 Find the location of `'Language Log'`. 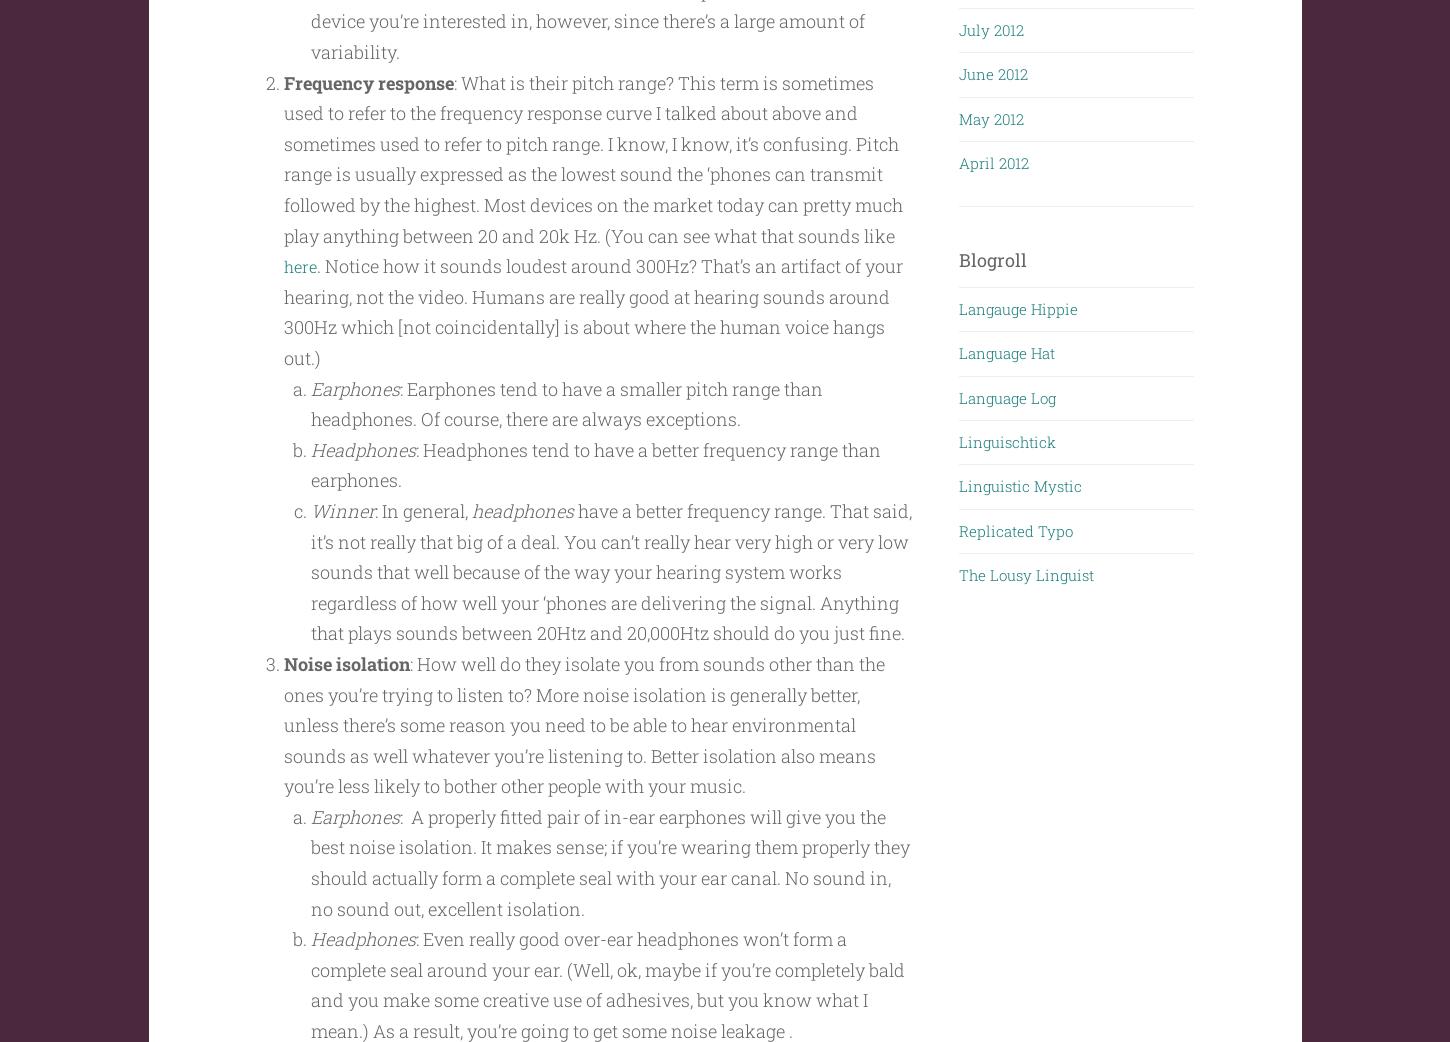

'Language Log' is located at coordinates (958, 392).